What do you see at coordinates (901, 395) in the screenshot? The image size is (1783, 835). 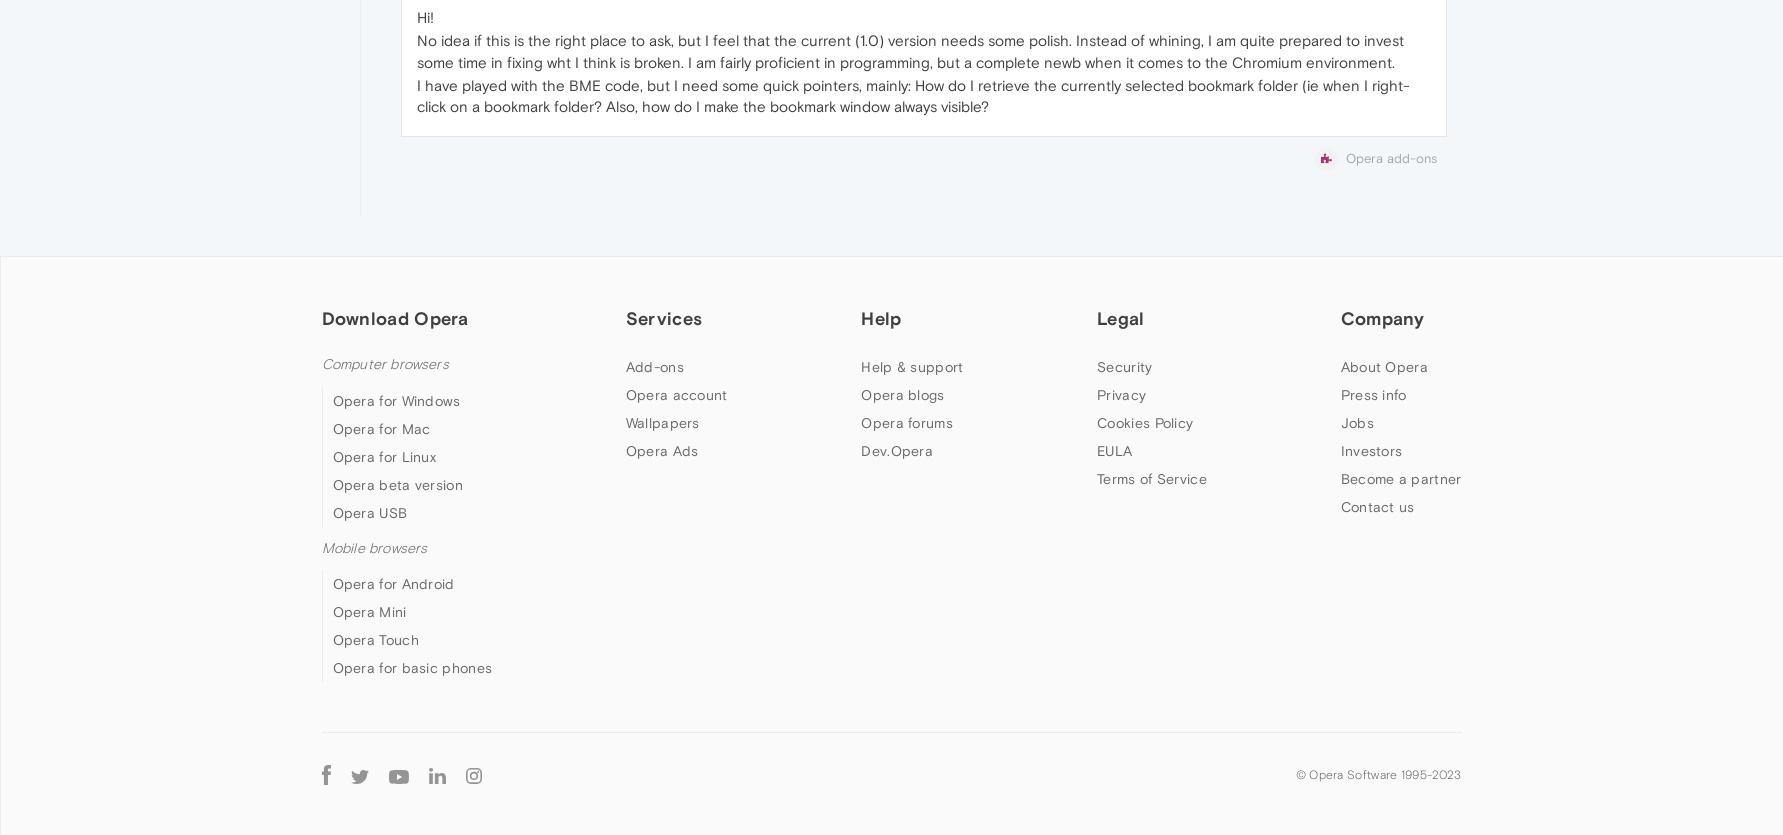 I see `'Opera blogs'` at bounding box center [901, 395].